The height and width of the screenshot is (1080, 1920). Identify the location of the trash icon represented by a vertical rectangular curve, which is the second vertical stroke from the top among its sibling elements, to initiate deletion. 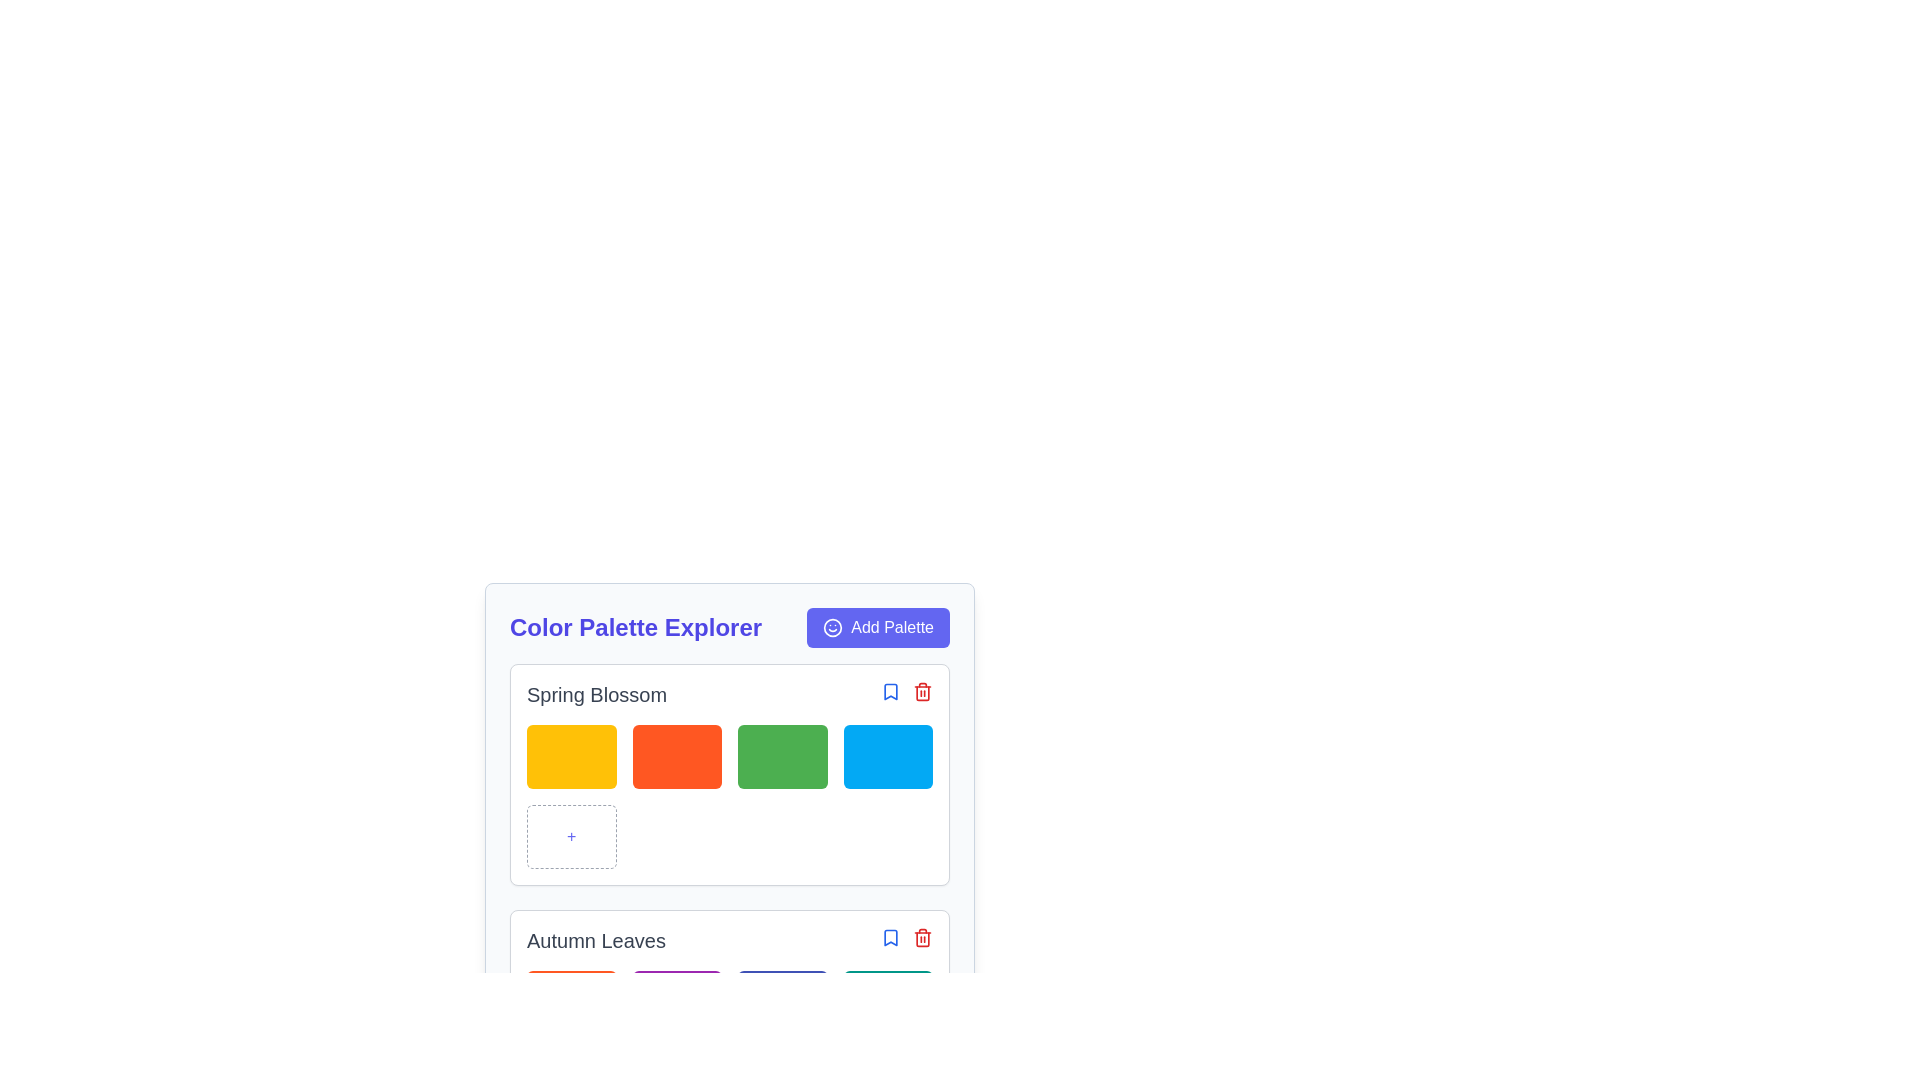
(921, 938).